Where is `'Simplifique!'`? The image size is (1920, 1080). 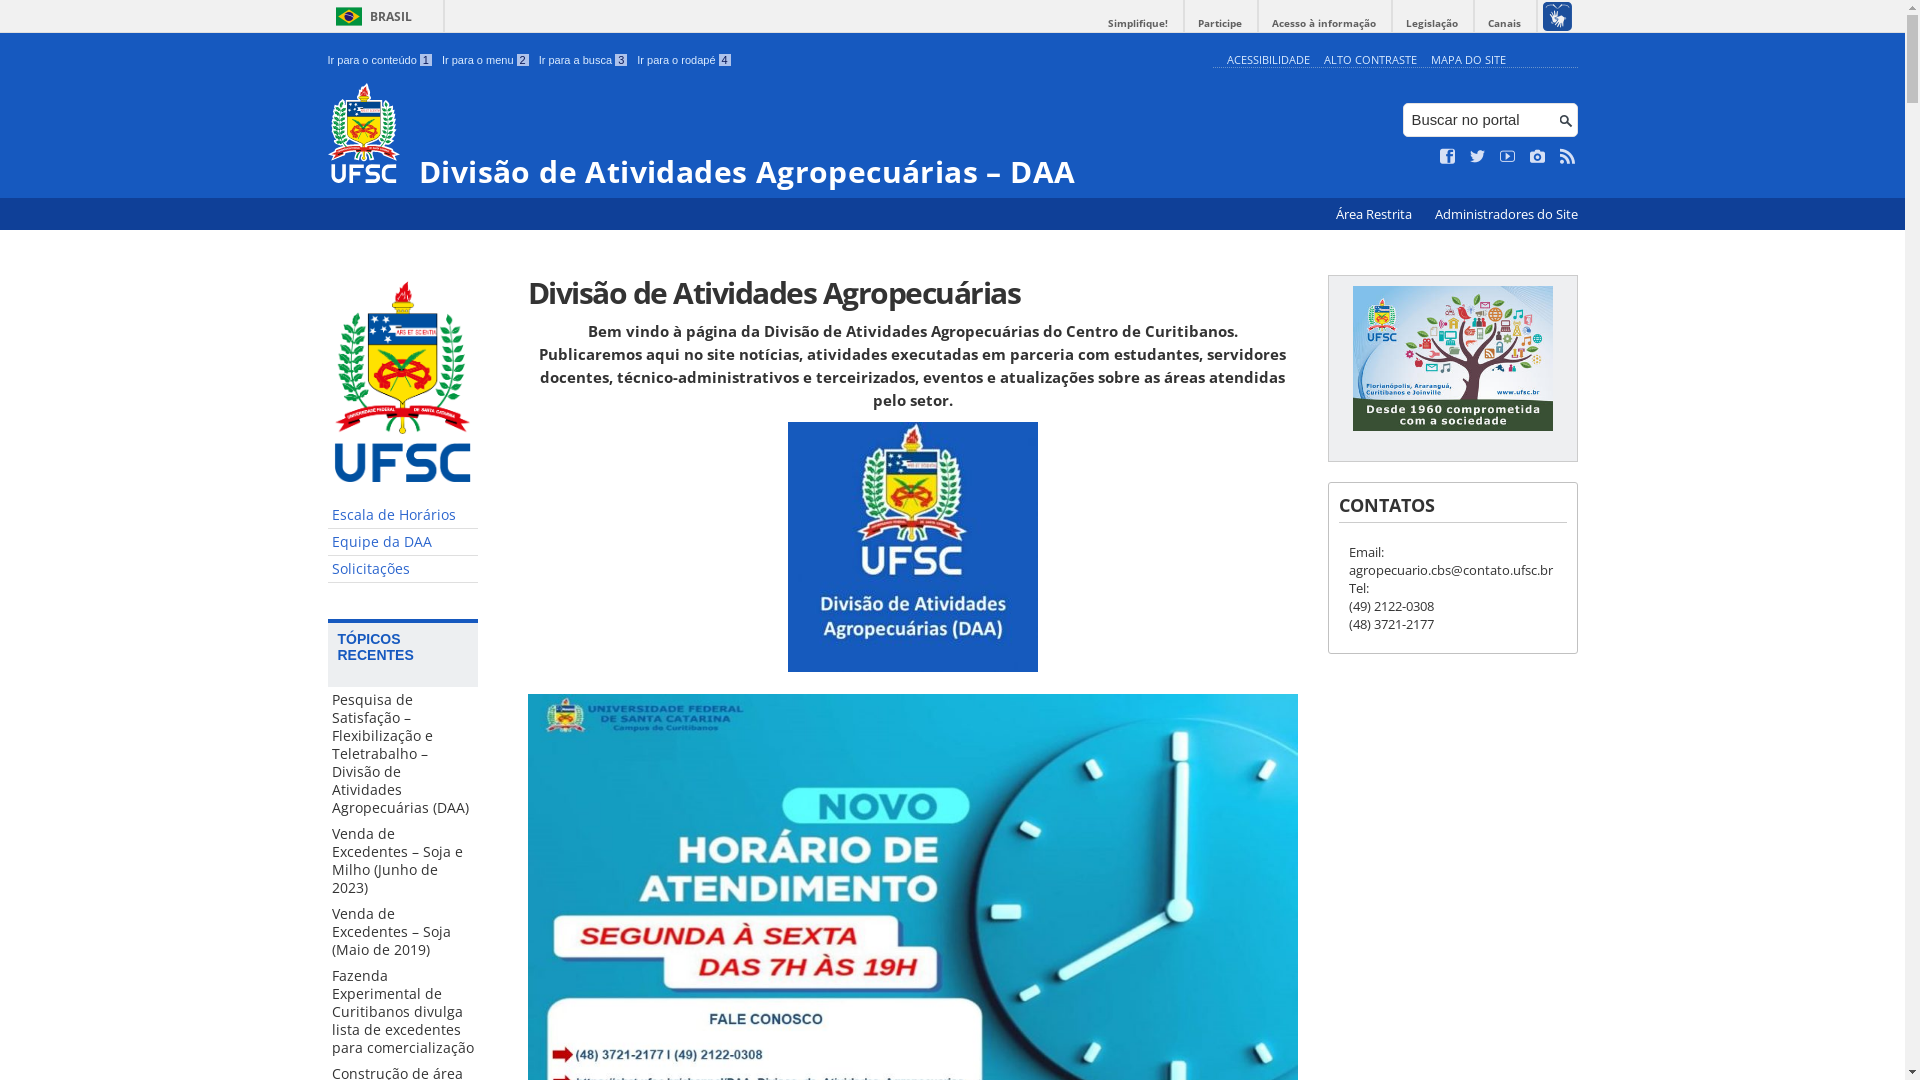
'Simplifique!' is located at coordinates (1137, 23).